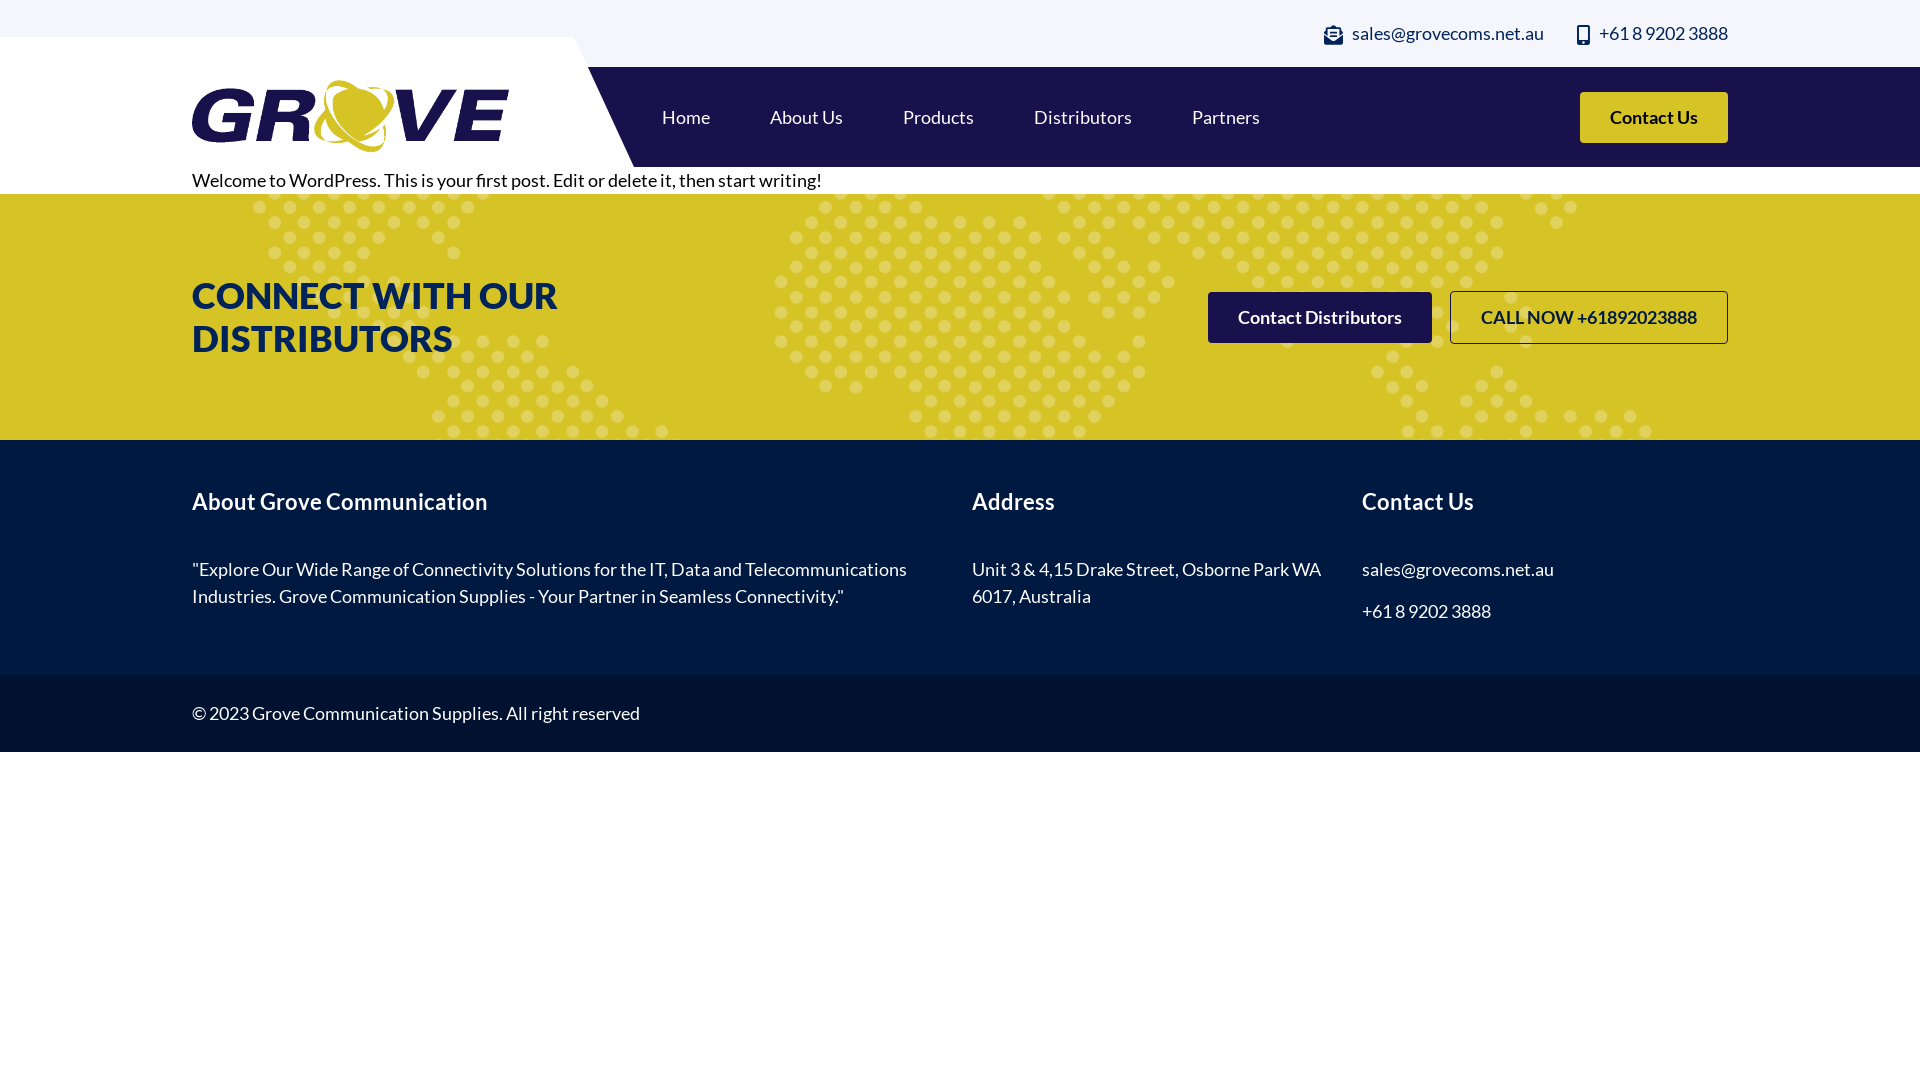  What do you see at coordinates (686, 116) in the screenshot?
I see `'Home'` at bounding box center [686, 116].